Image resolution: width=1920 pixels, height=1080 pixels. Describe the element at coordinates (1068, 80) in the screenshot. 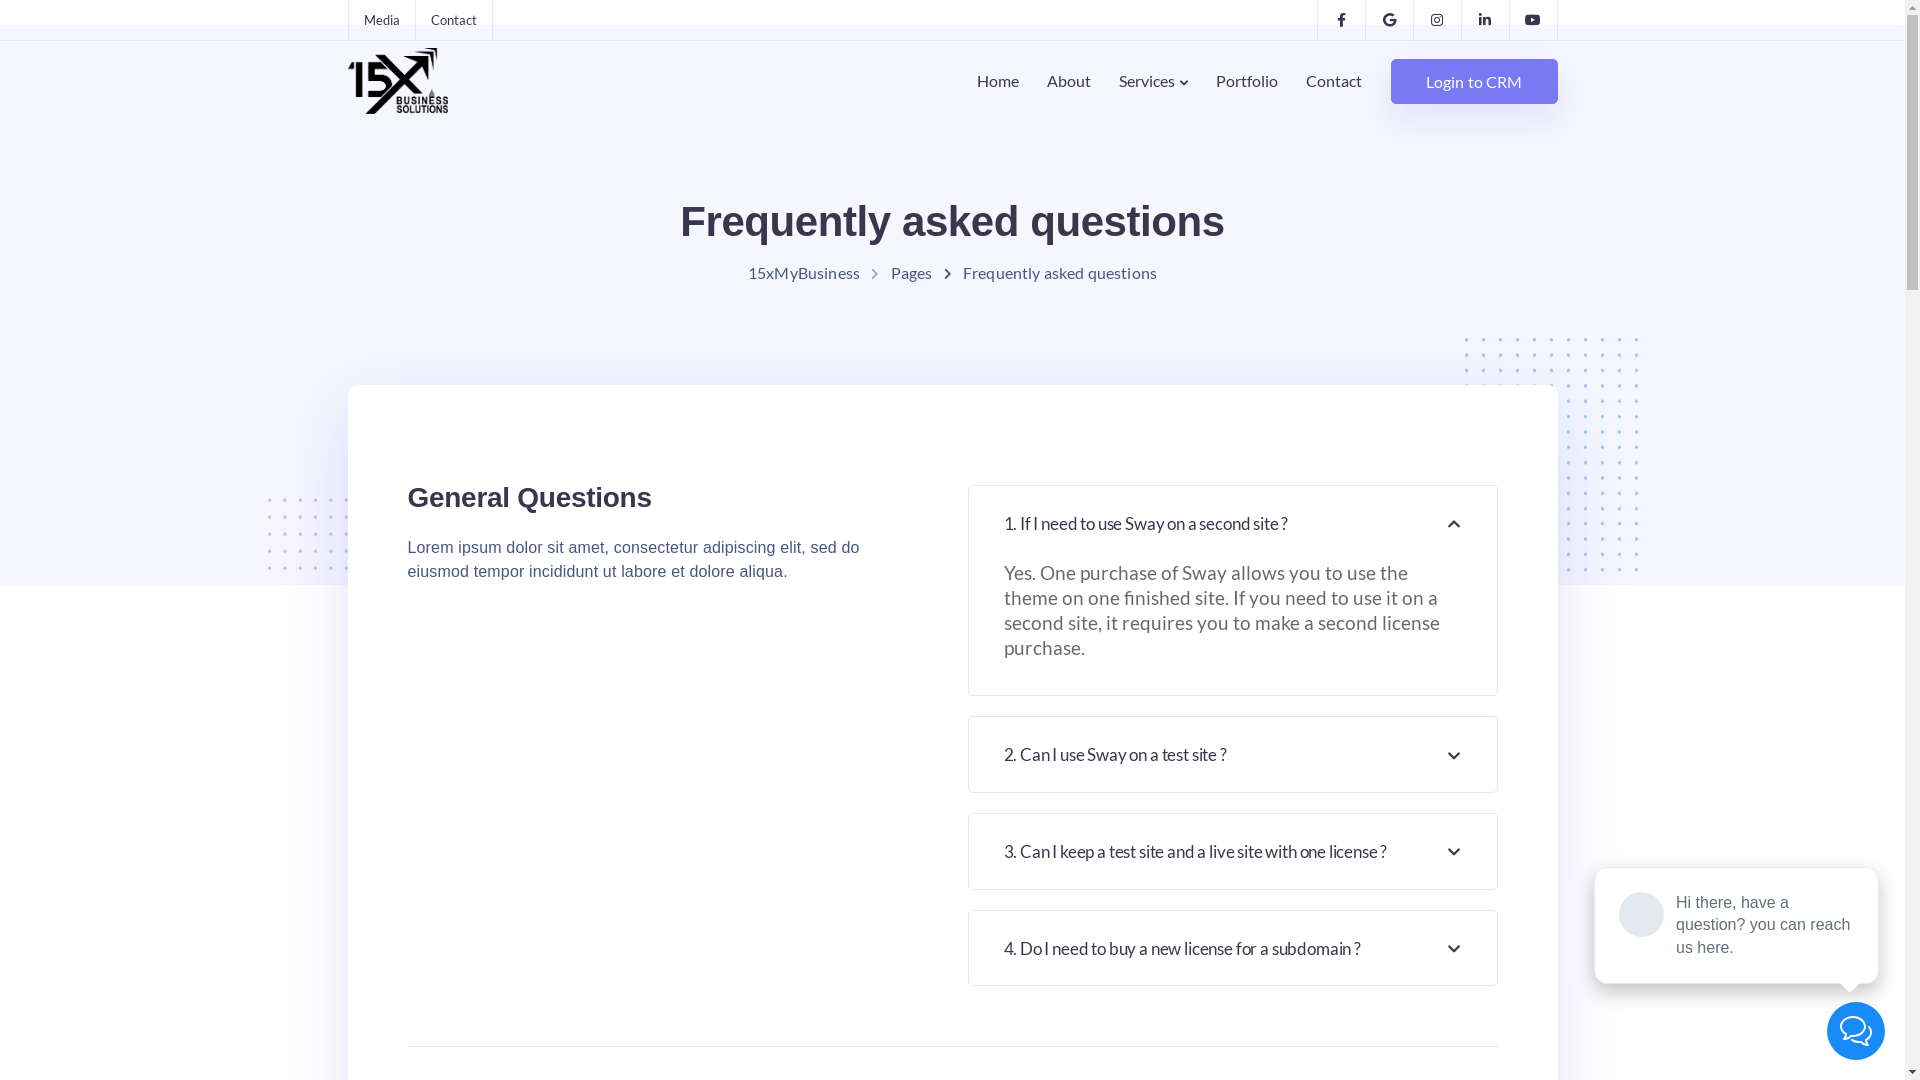

I see `'About'` at that location.